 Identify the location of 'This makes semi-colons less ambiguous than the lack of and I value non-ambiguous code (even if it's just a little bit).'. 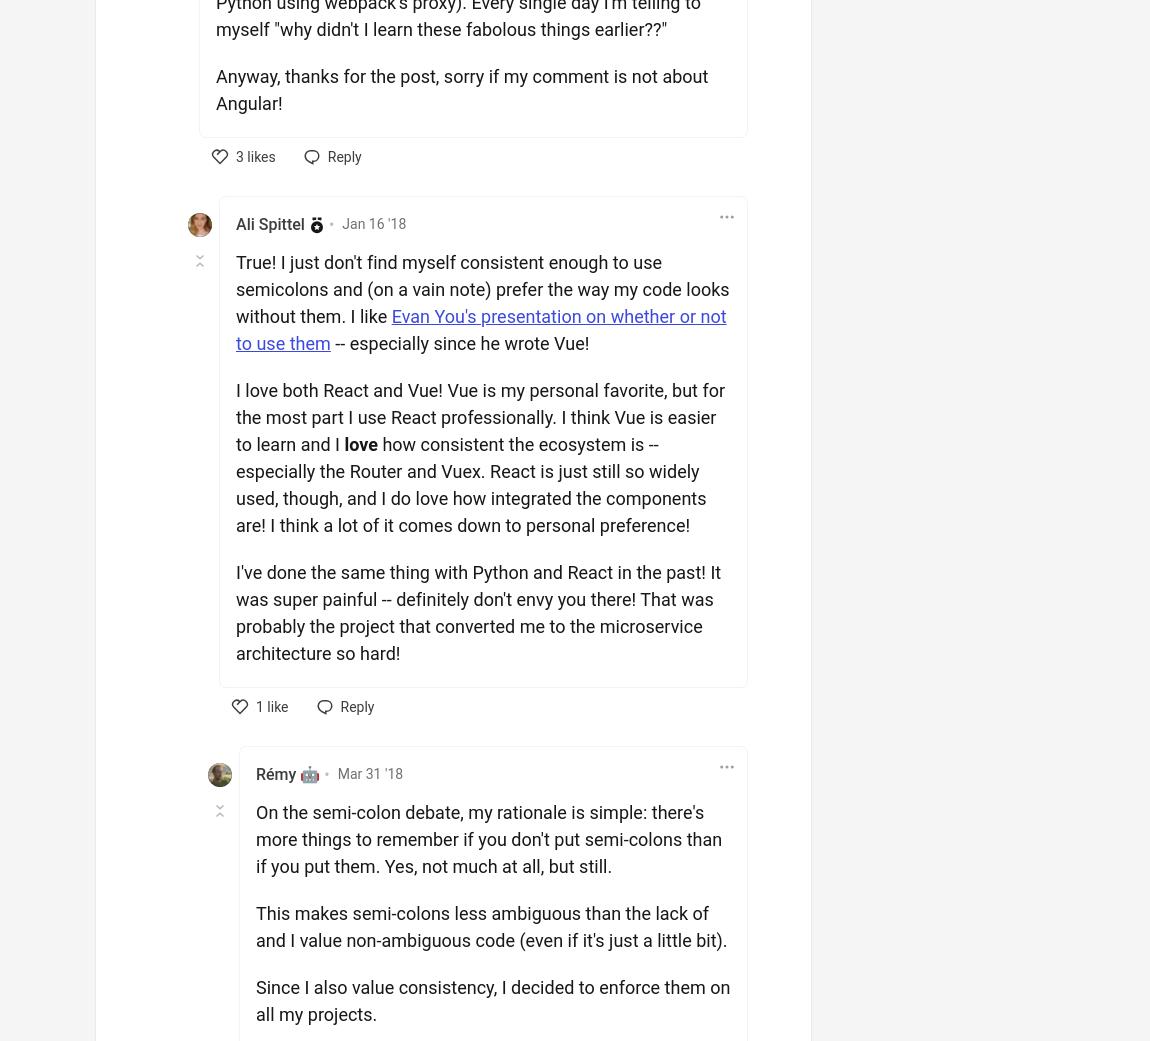
(254, 924).